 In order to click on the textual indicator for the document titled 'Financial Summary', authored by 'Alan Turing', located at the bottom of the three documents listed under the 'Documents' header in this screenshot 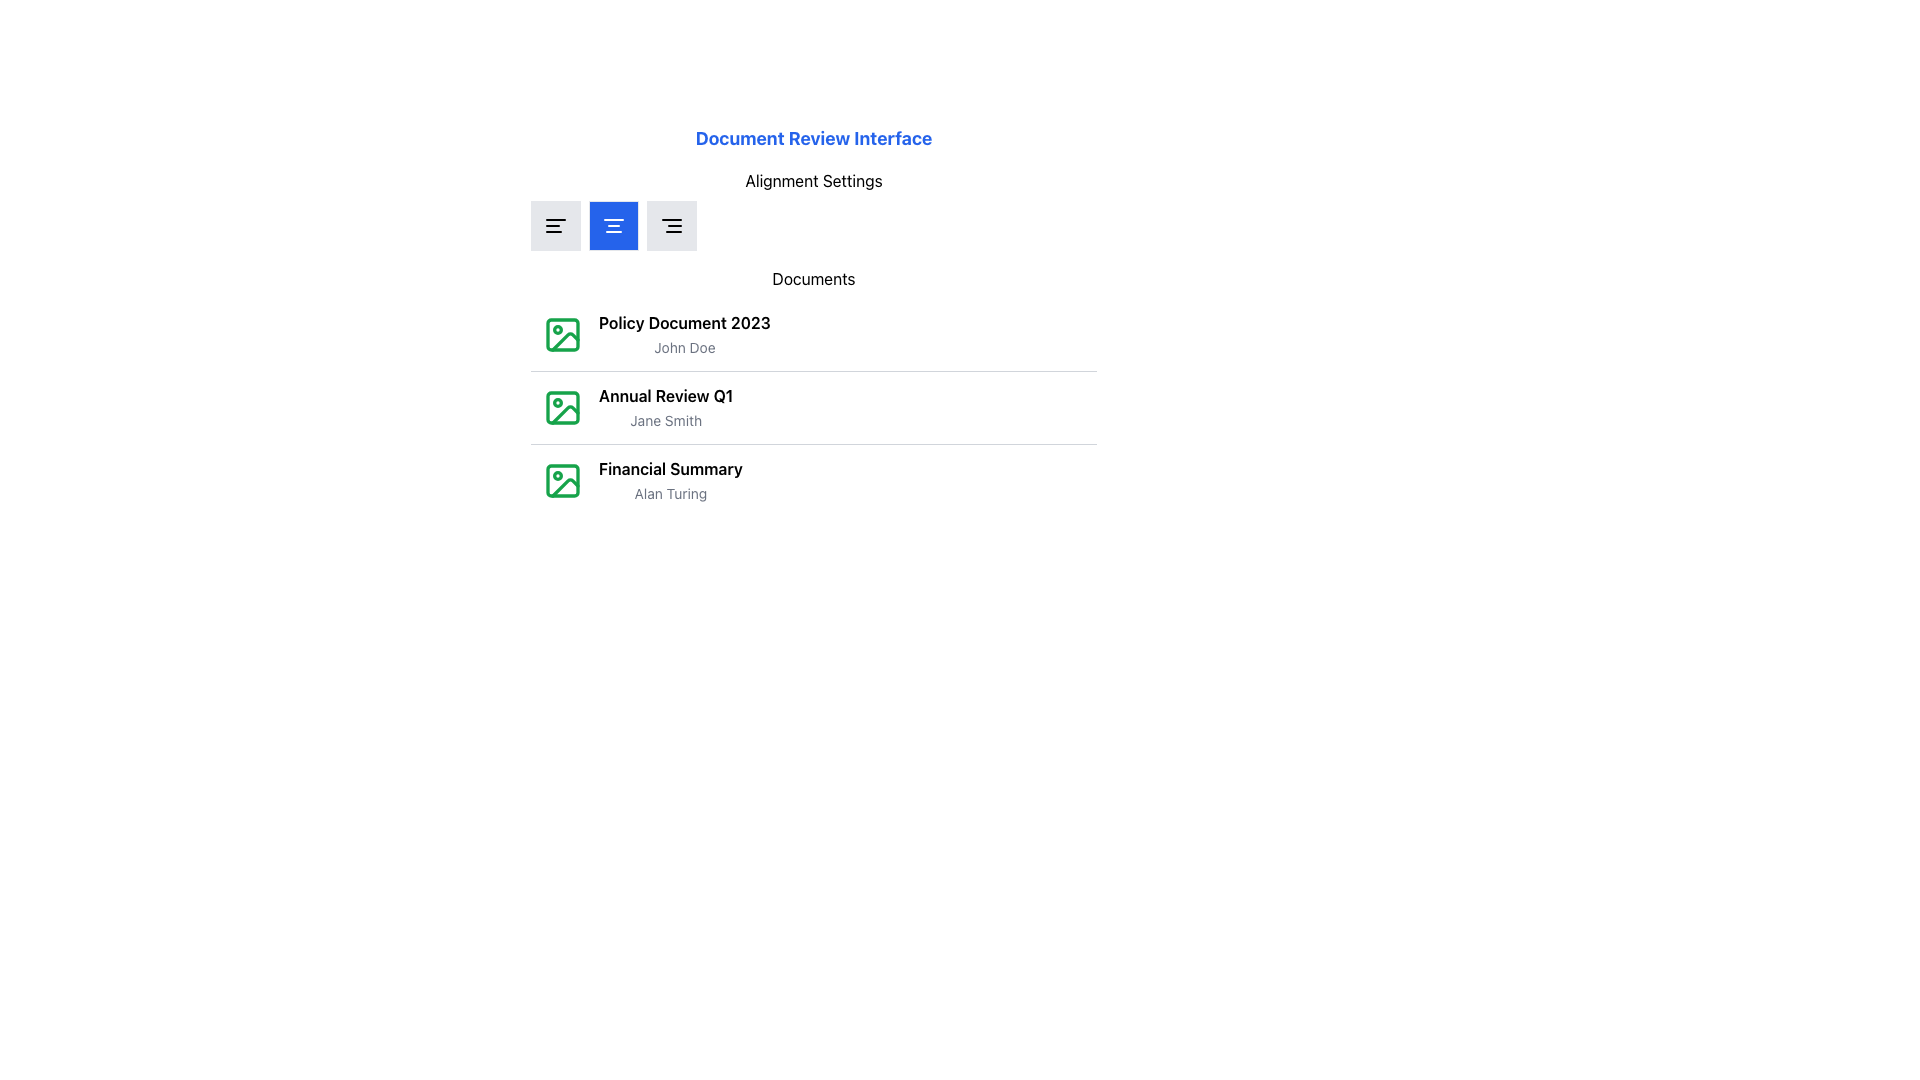, I will do `click(670, 481)`.